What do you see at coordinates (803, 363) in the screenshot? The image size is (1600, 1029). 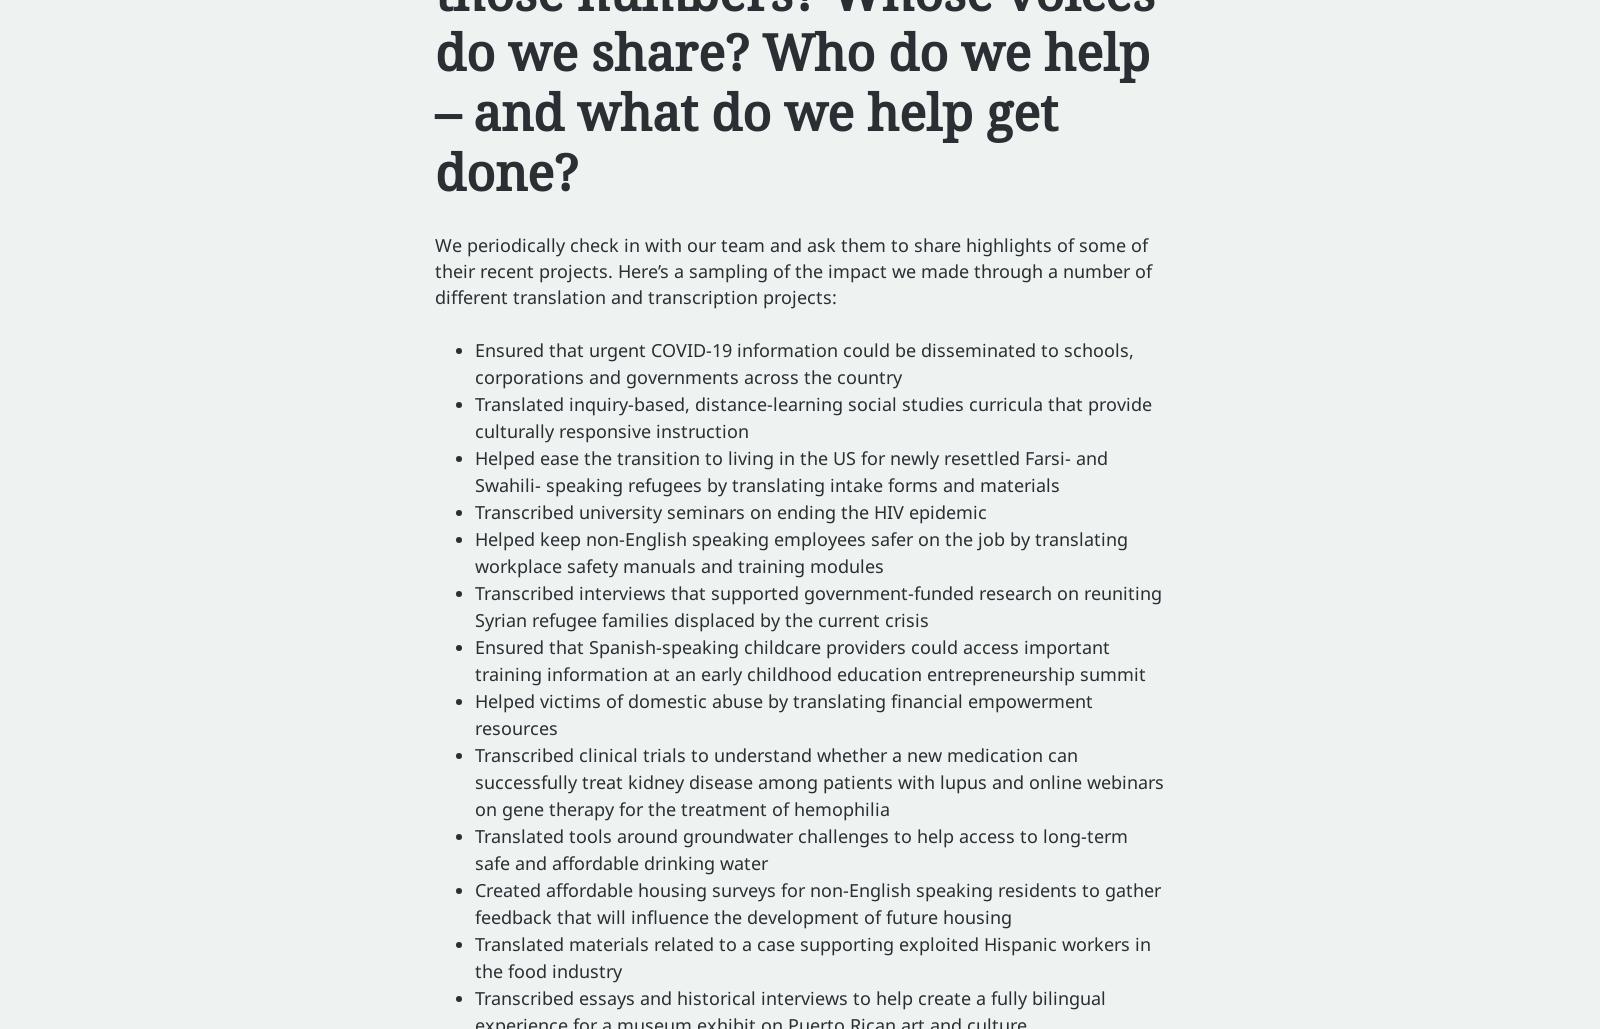 I see `'Ensured that urgent COVID-19 information could be disseminated to schools, corporations and governments across the country'` at bounding box center [803, 363].